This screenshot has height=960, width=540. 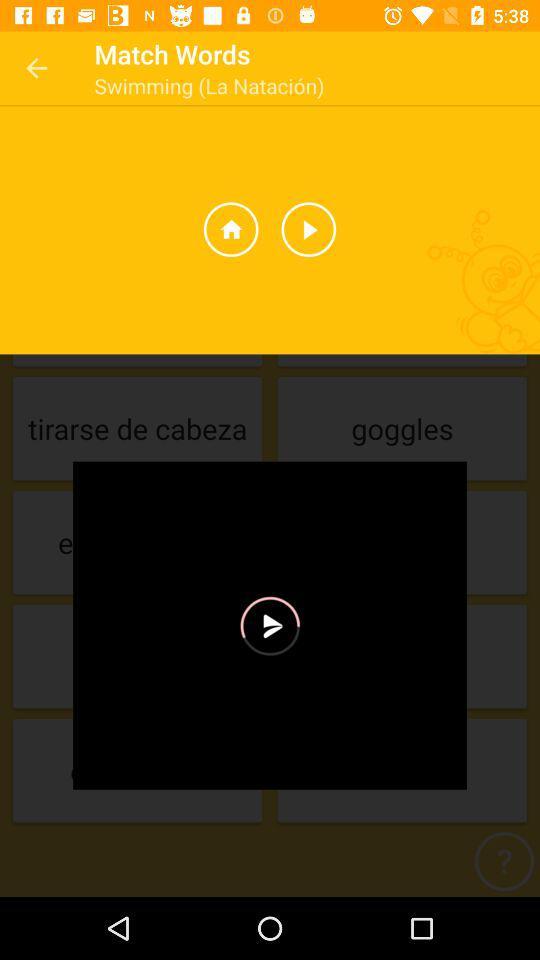 I want to click on the play icon, so click(x=308, y=229).